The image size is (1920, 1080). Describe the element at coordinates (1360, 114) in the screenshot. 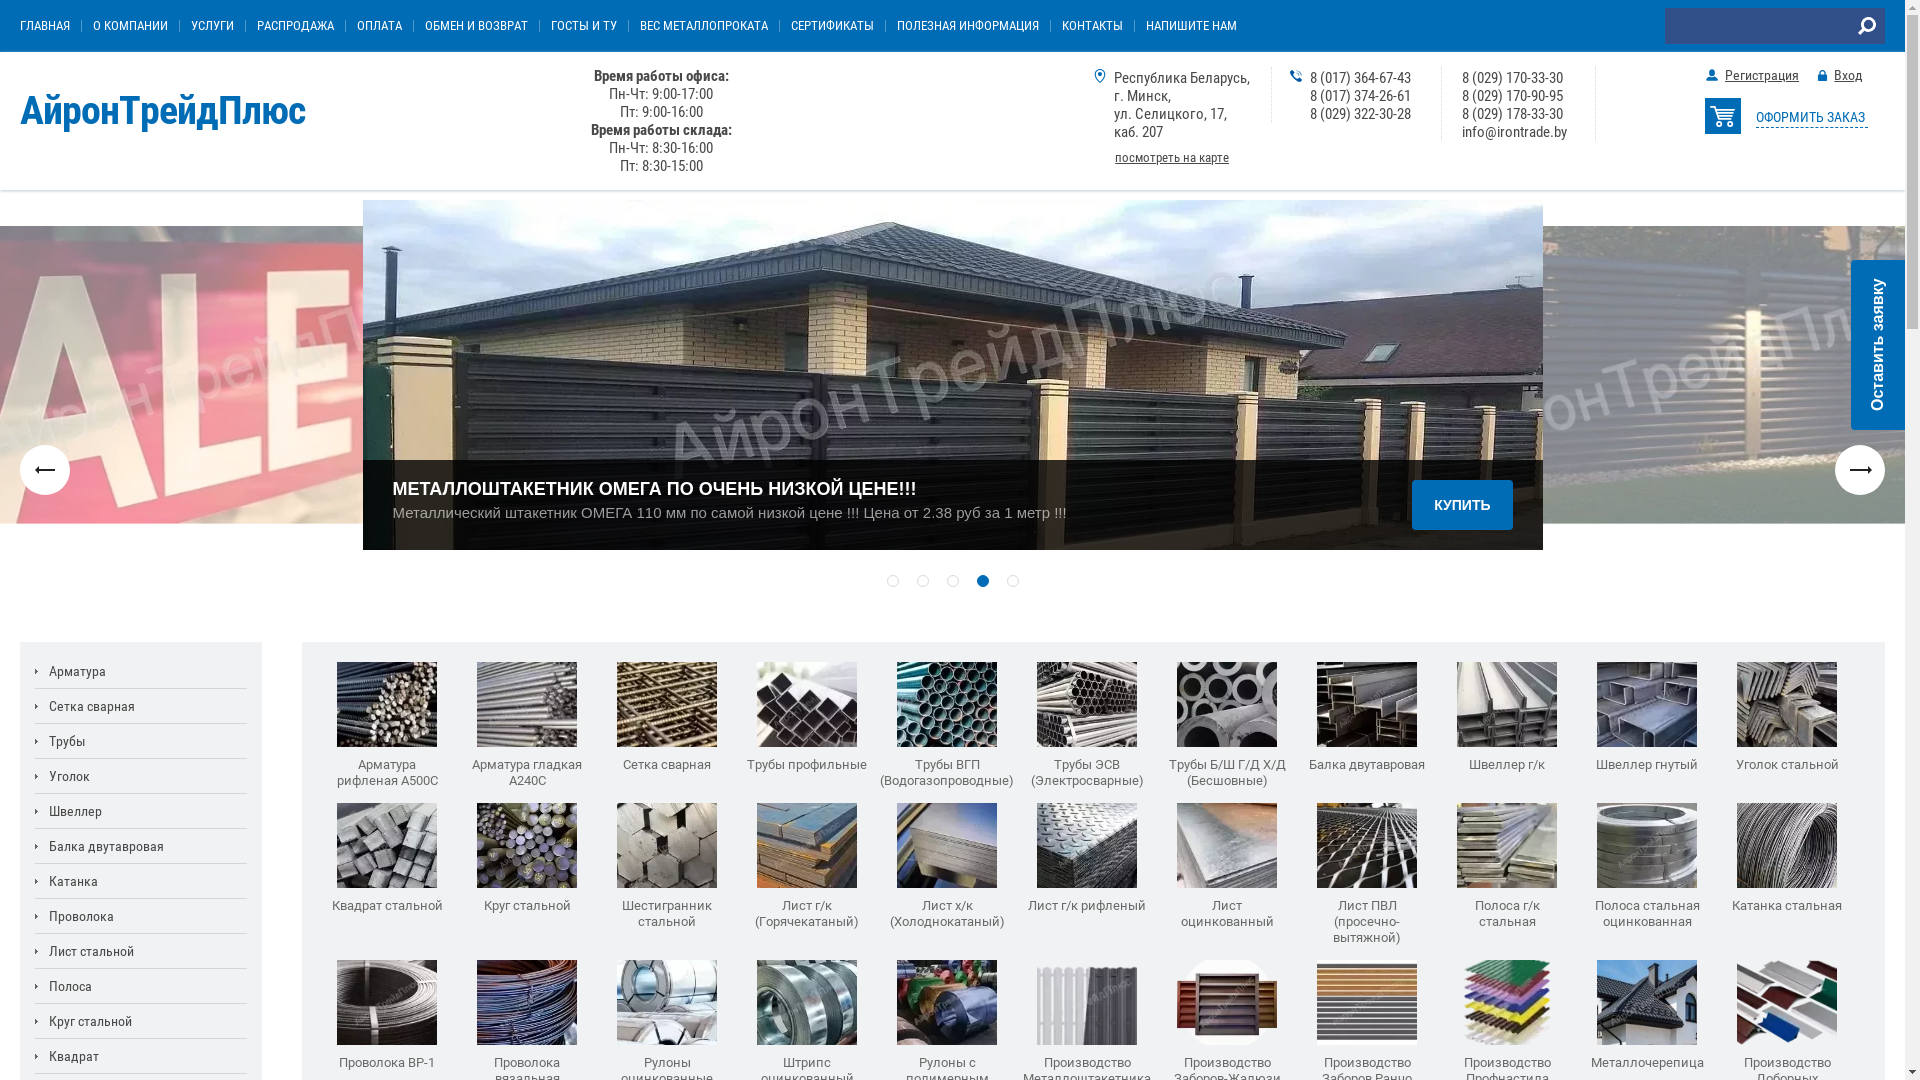

I see `'8 (029) 322-30-28'` at that location.